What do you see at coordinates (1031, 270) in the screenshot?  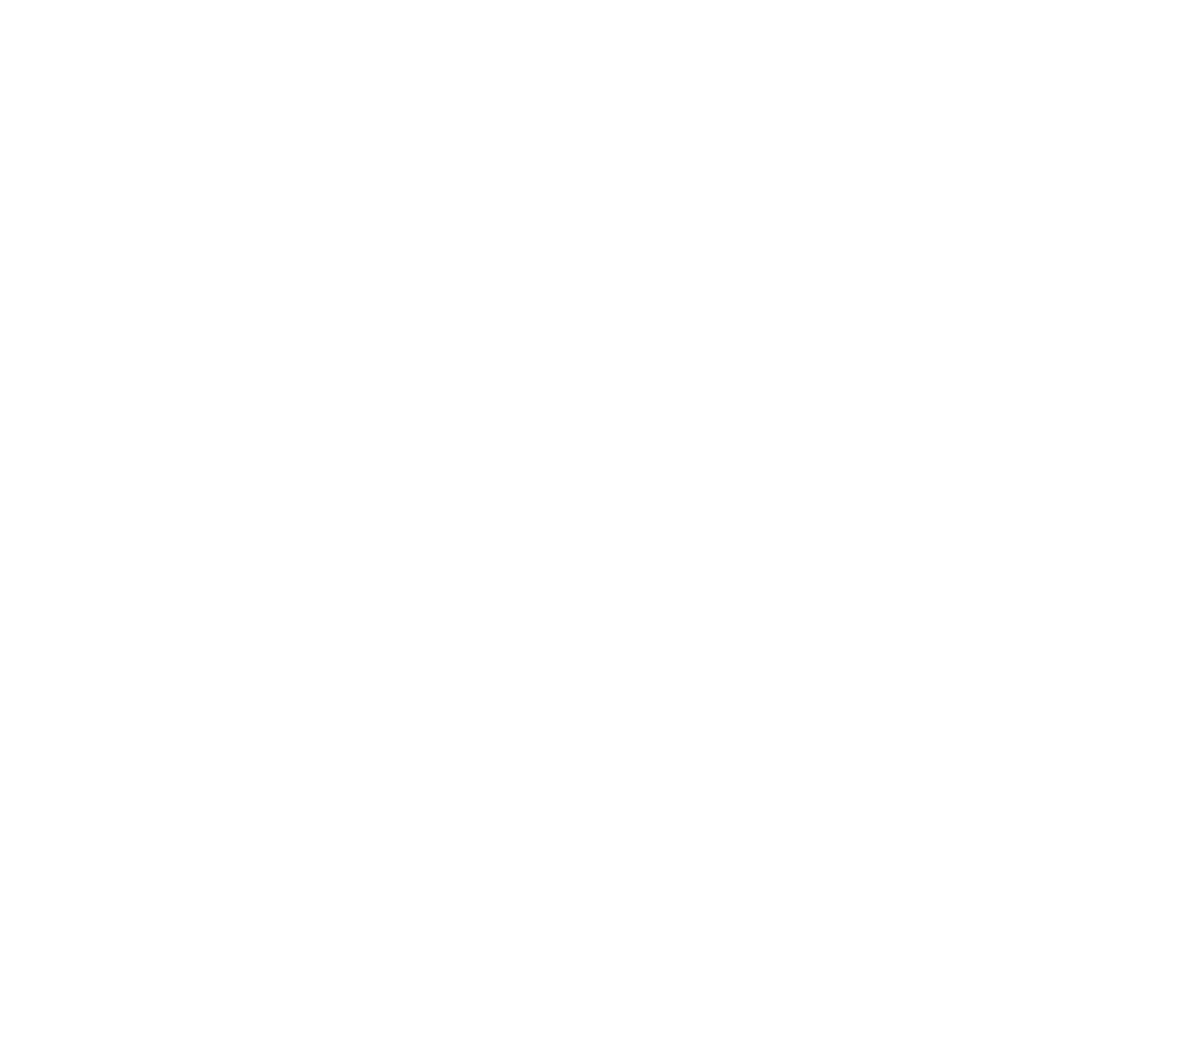 I see `'Brandi Carlile Searches For The Artist Within, Part 2'` at bounding box center [1031, 270].